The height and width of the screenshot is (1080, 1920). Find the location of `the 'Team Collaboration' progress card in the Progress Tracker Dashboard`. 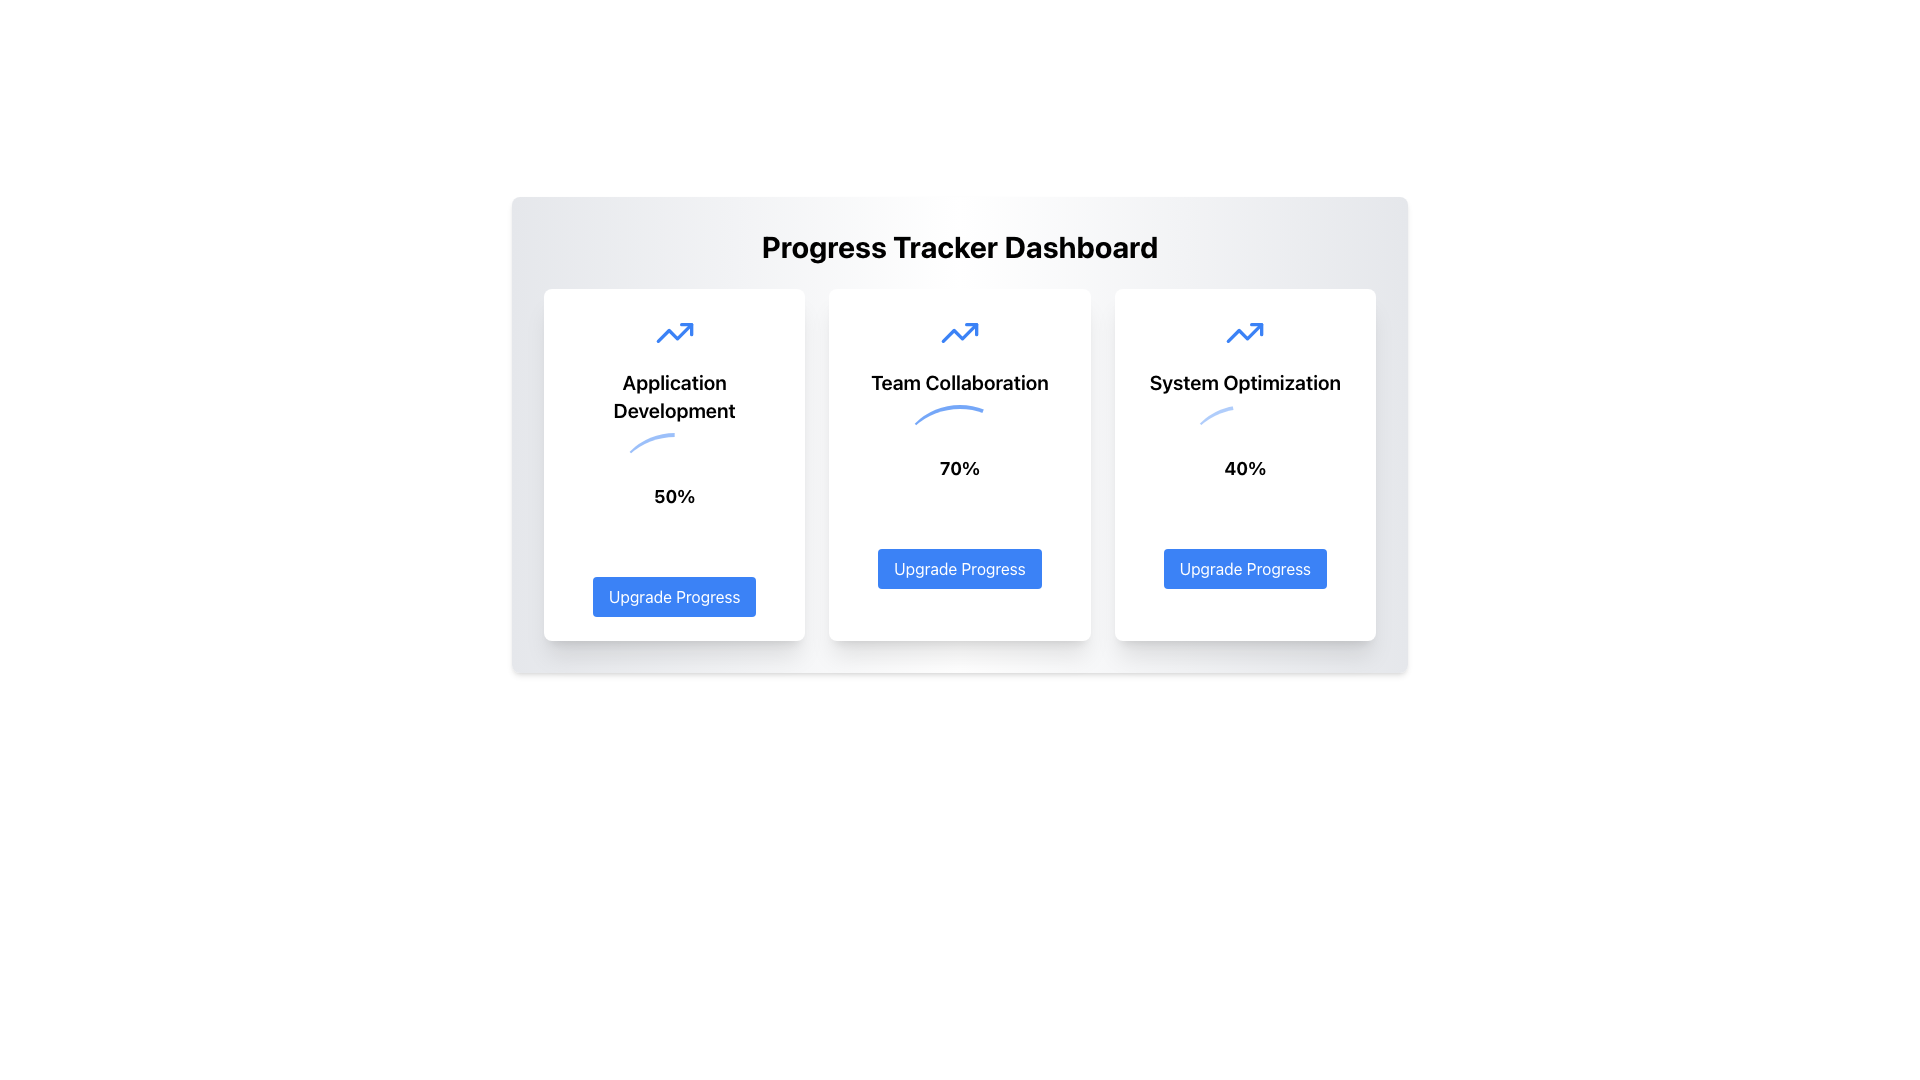

the 'Team Collaboration' progress card in the Progress Tracker Dashboard is located at coordinates (960, 434).